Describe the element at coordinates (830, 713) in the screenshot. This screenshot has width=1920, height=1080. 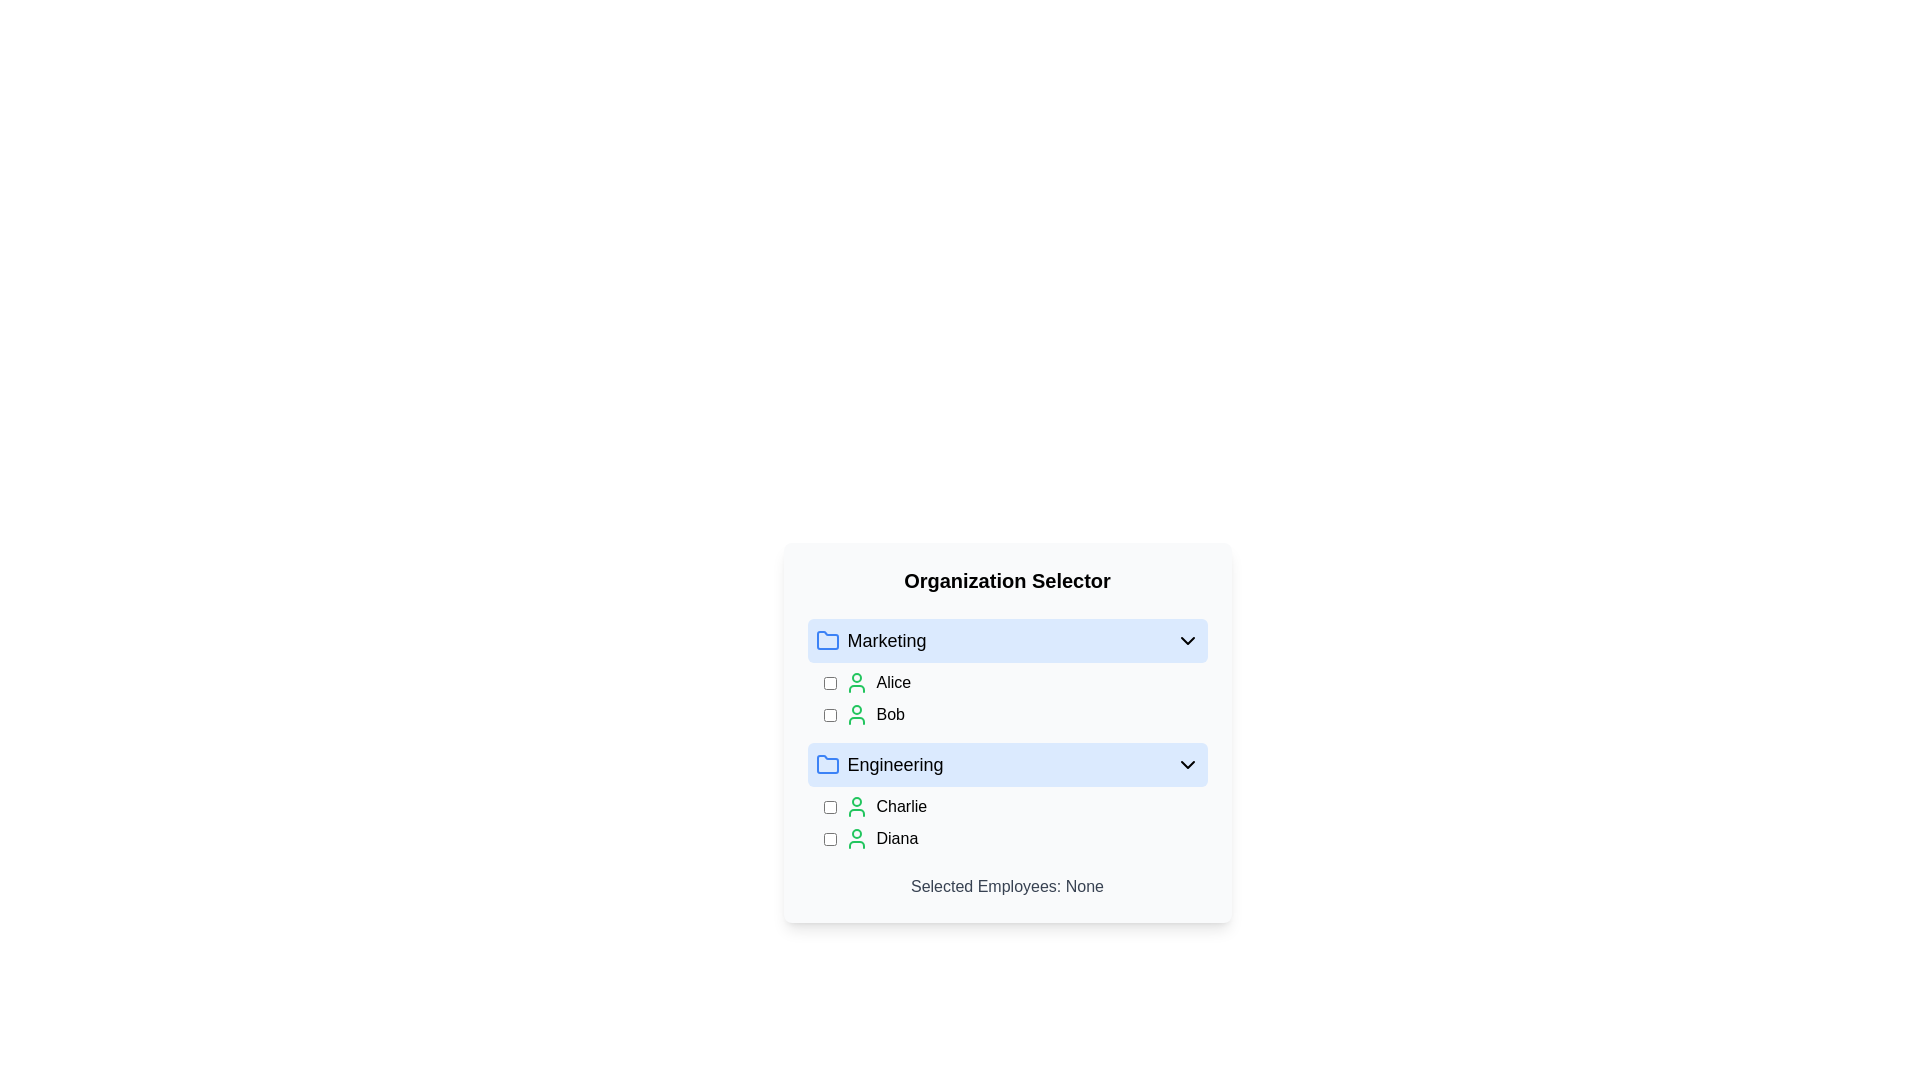
I see `the checkbox for 'Bob'` at that location.